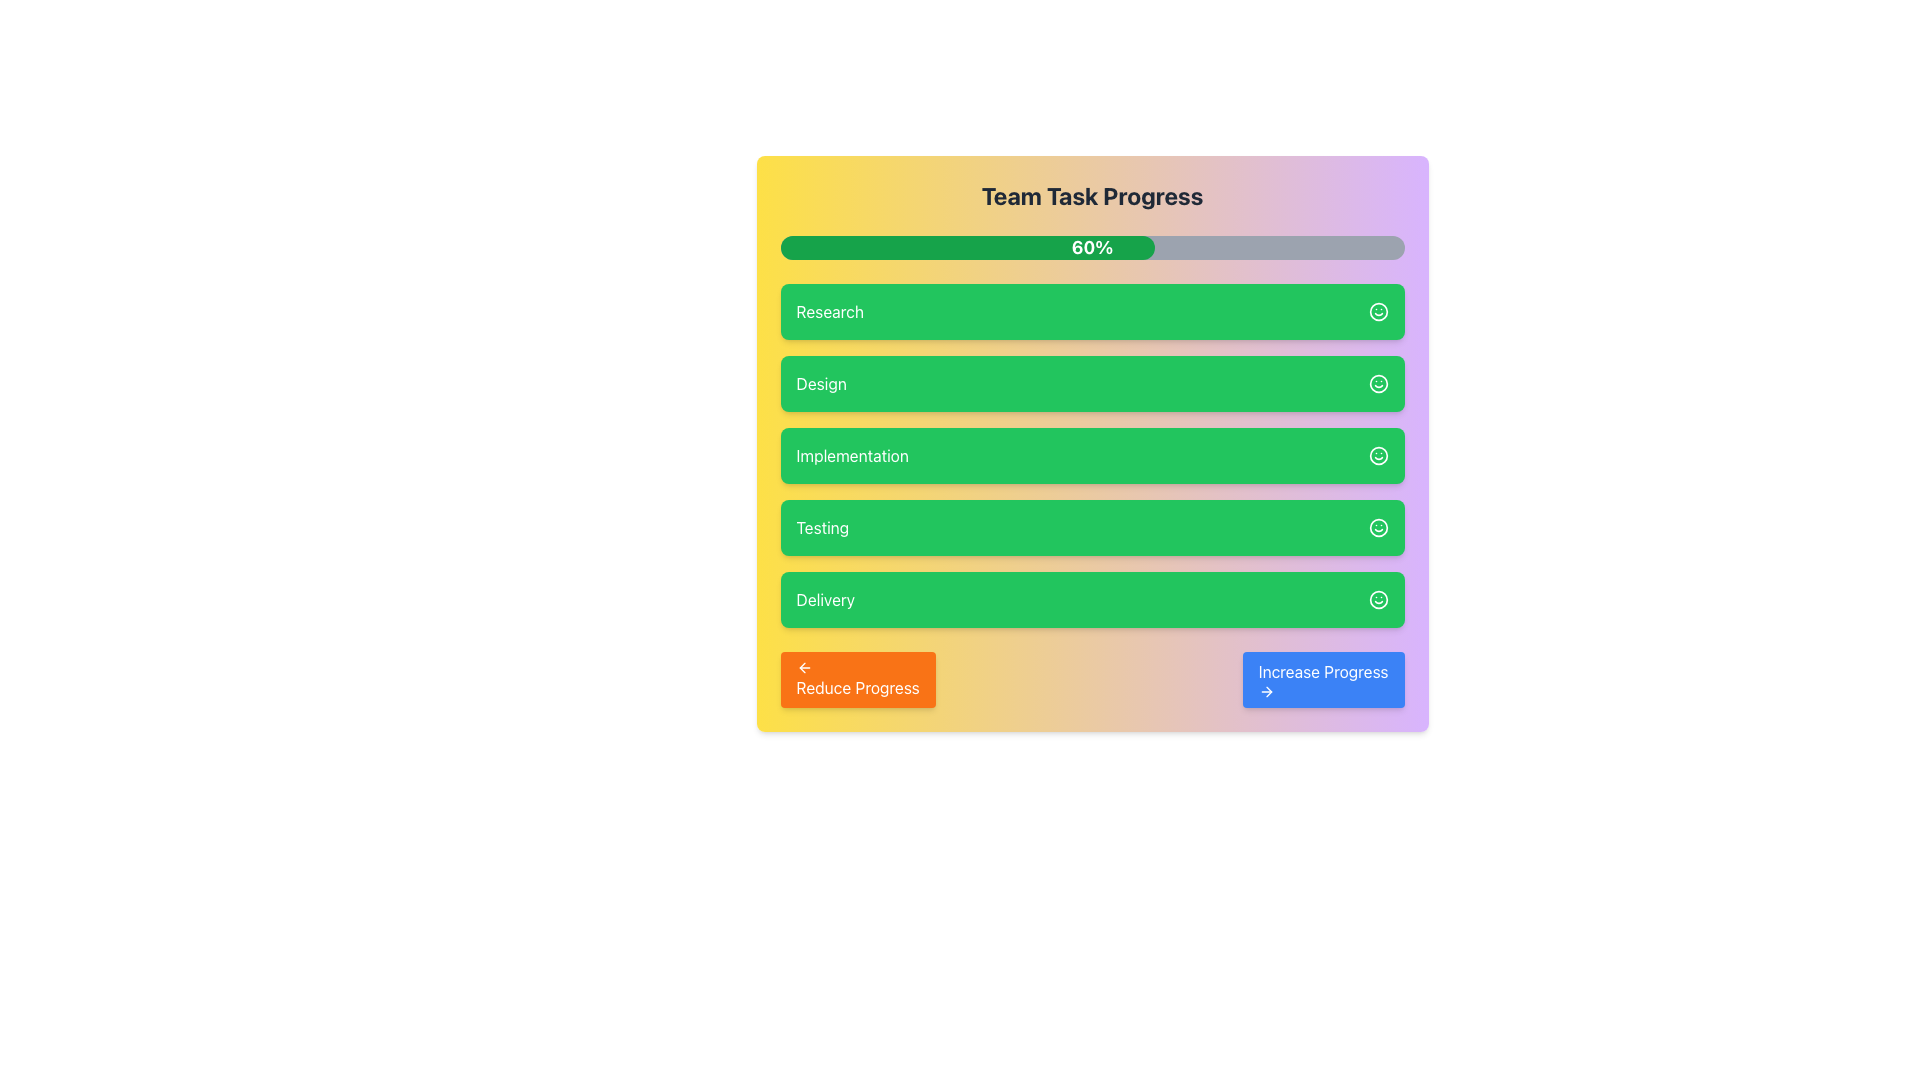 Image resolution: width=1920 pixels, height=1080 pixels. Describe the element at coordinates (1377, 384) in the screenshot. I see `the central circular SVG element within the smiley icon, which represents positive status associated with the 'Design' task` at that location.